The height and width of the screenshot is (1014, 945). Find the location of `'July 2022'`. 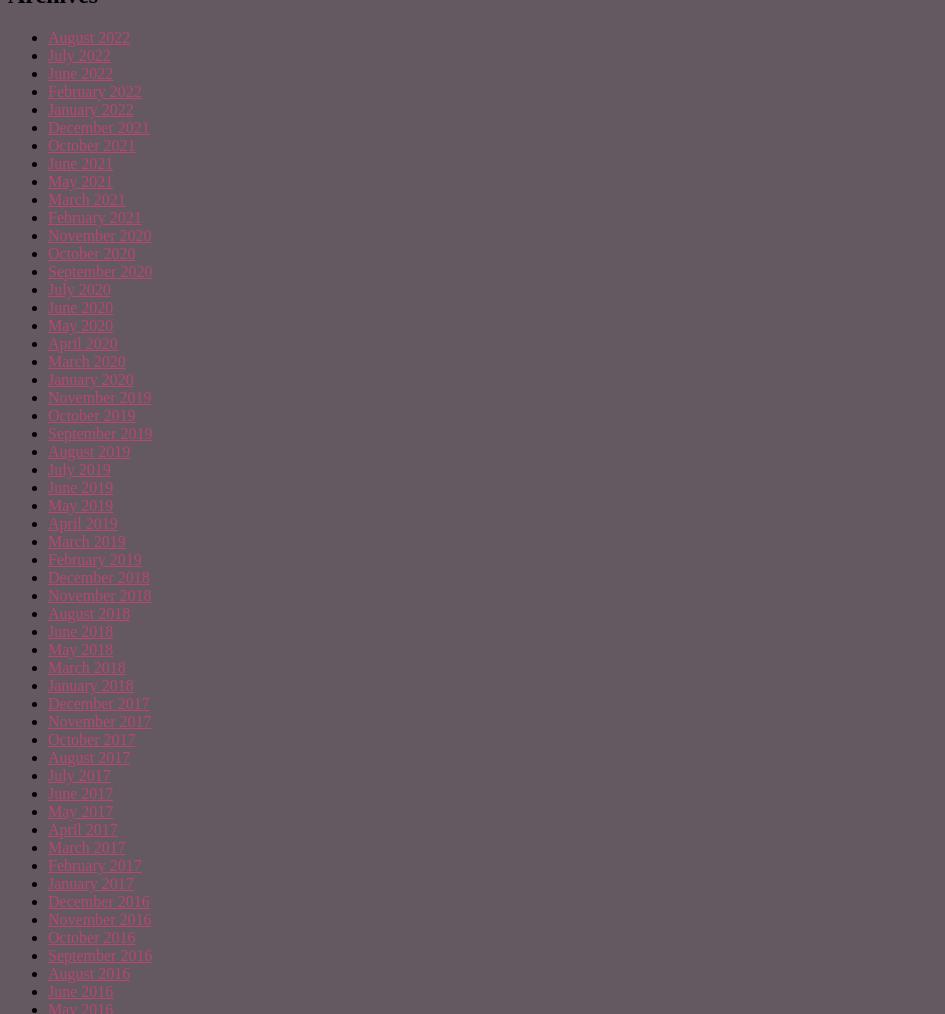

'July 2022' is located at coordinates (78, 54).